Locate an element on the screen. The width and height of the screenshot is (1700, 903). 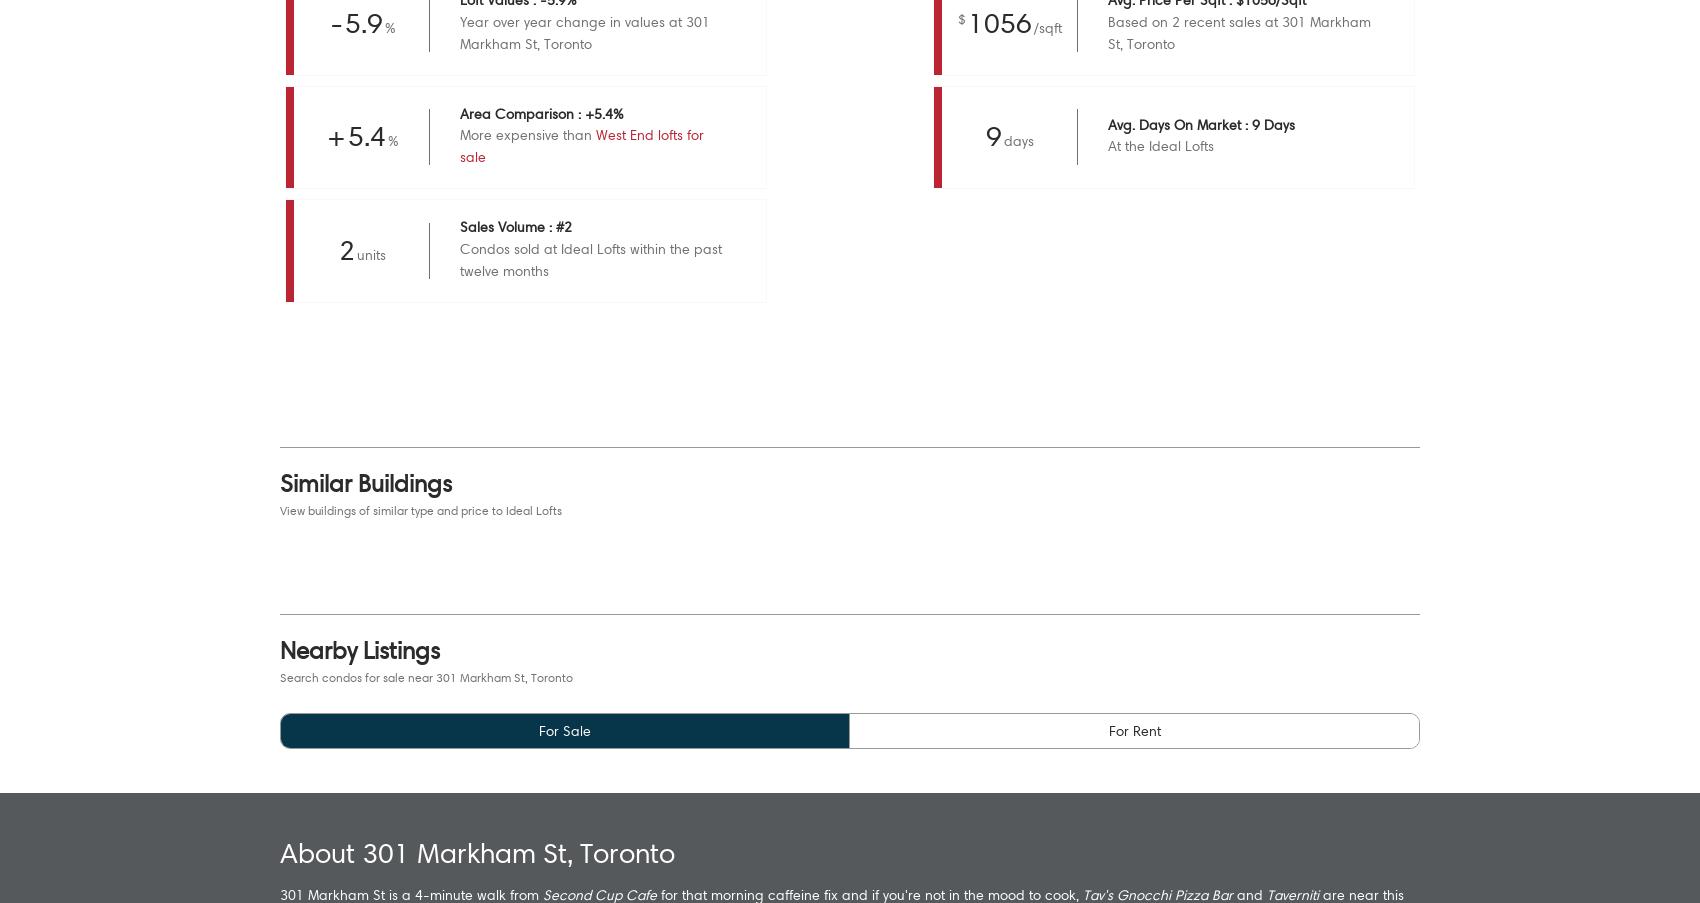
'More
expensive than' is located at coordinates (528, 133).